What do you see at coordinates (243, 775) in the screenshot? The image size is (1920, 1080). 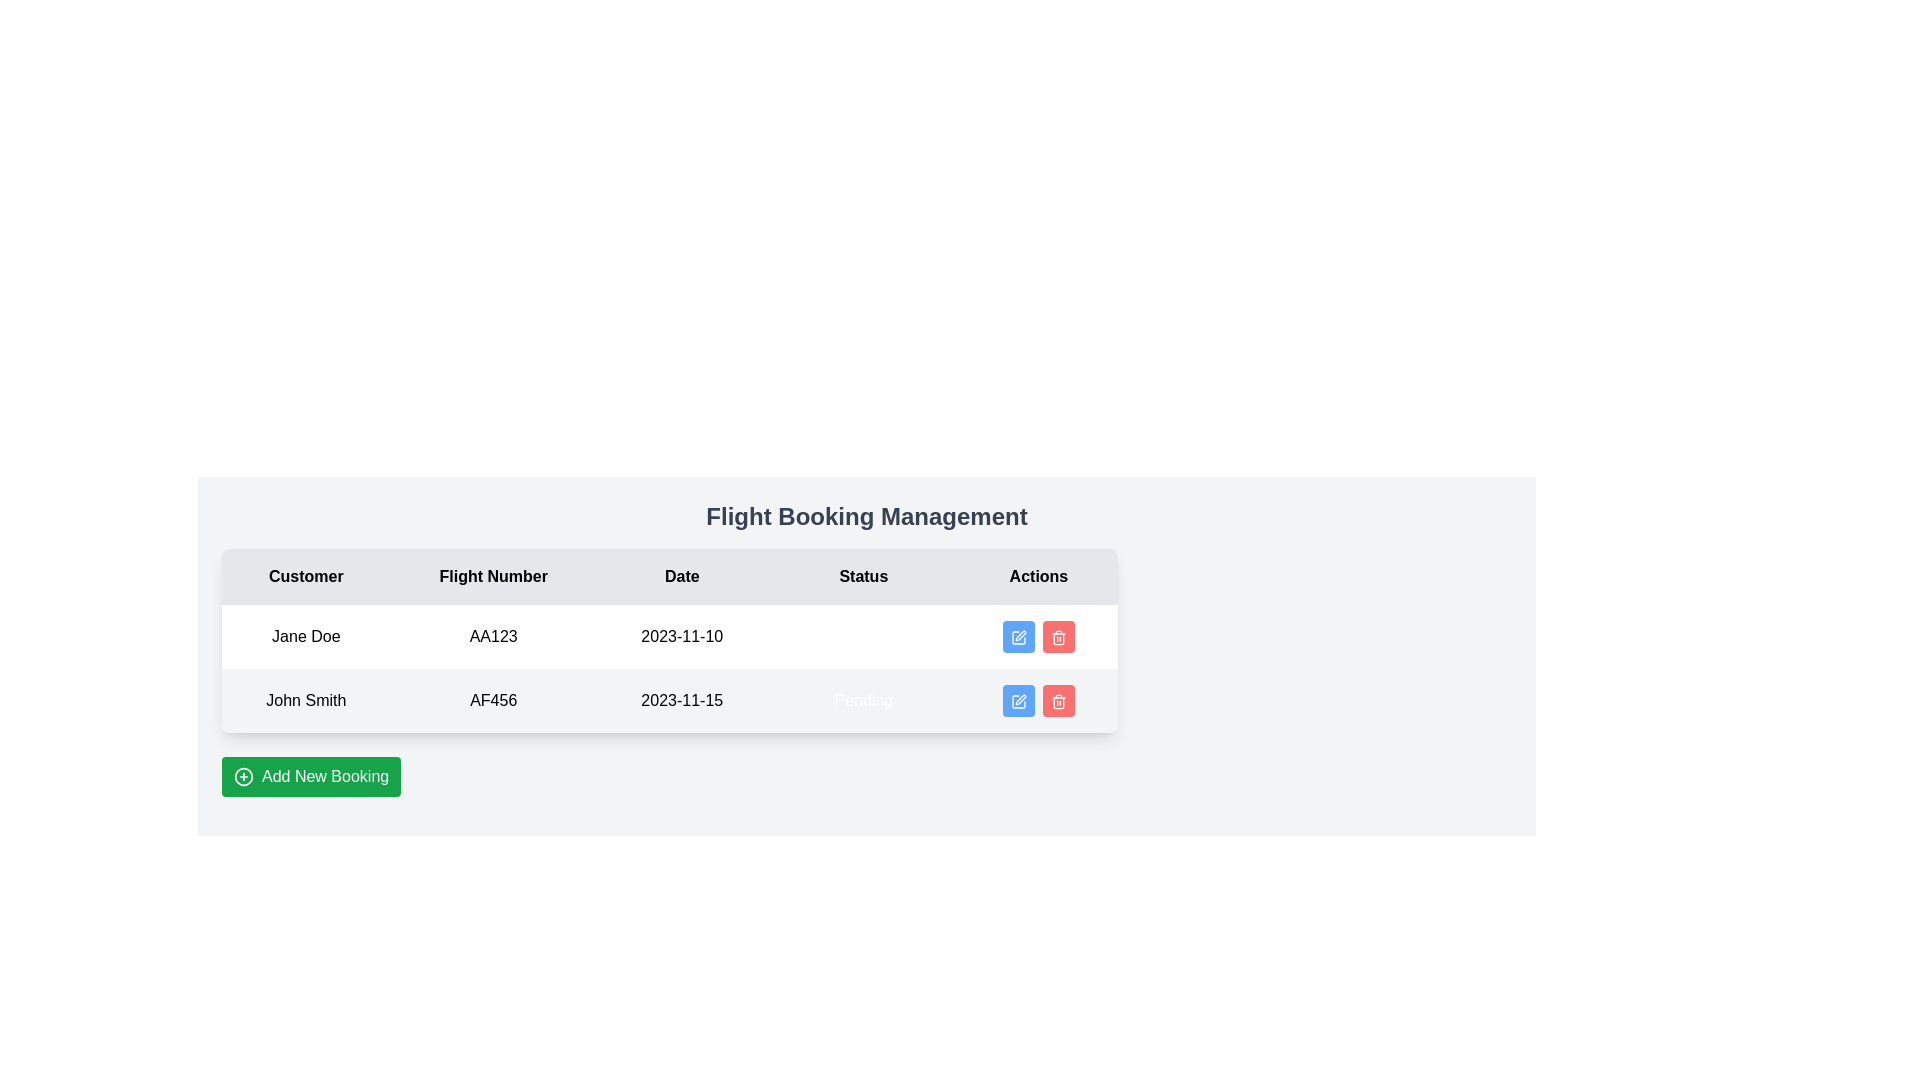 I see `the circular icon, which is a solid green circle bordered by a white circle, located within the 'Add New Booking' button` at bounding box center [243, 775].